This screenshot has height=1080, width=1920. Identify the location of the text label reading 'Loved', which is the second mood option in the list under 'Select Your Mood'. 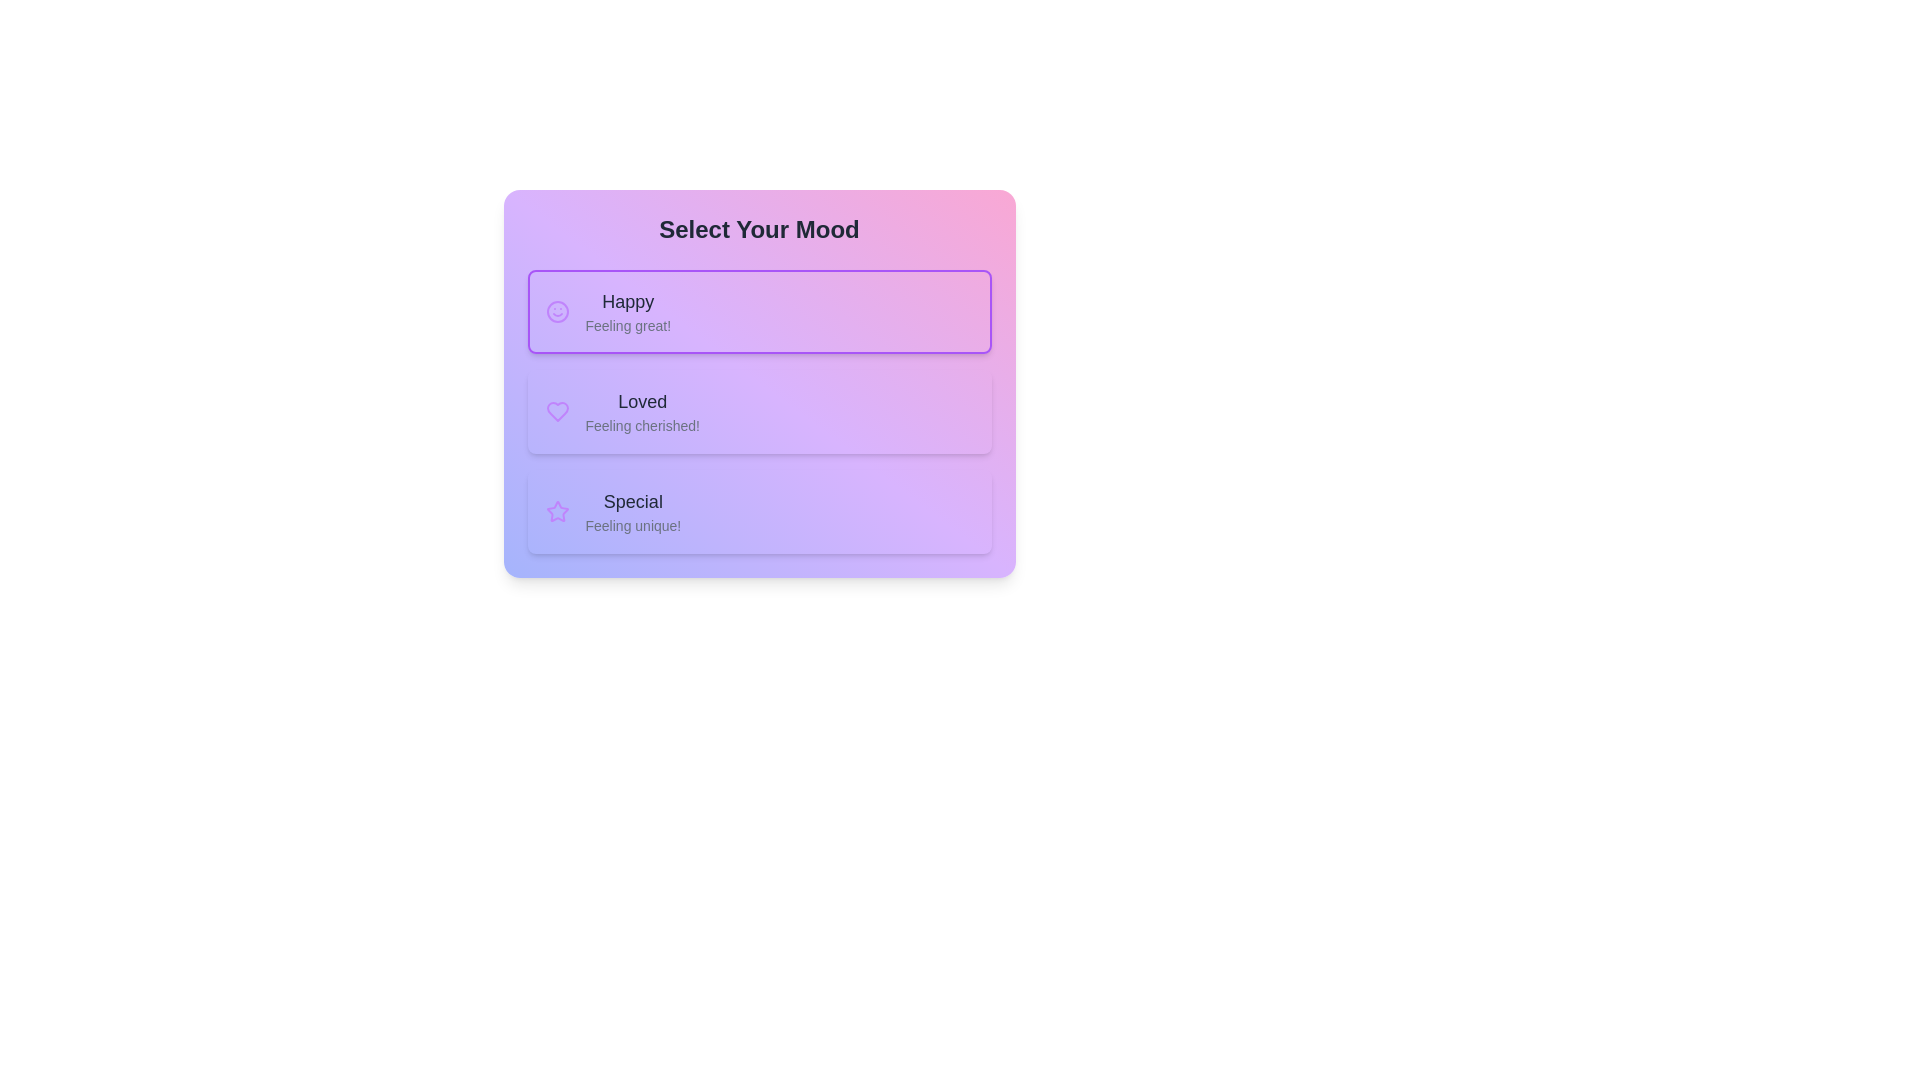
(642, 401).